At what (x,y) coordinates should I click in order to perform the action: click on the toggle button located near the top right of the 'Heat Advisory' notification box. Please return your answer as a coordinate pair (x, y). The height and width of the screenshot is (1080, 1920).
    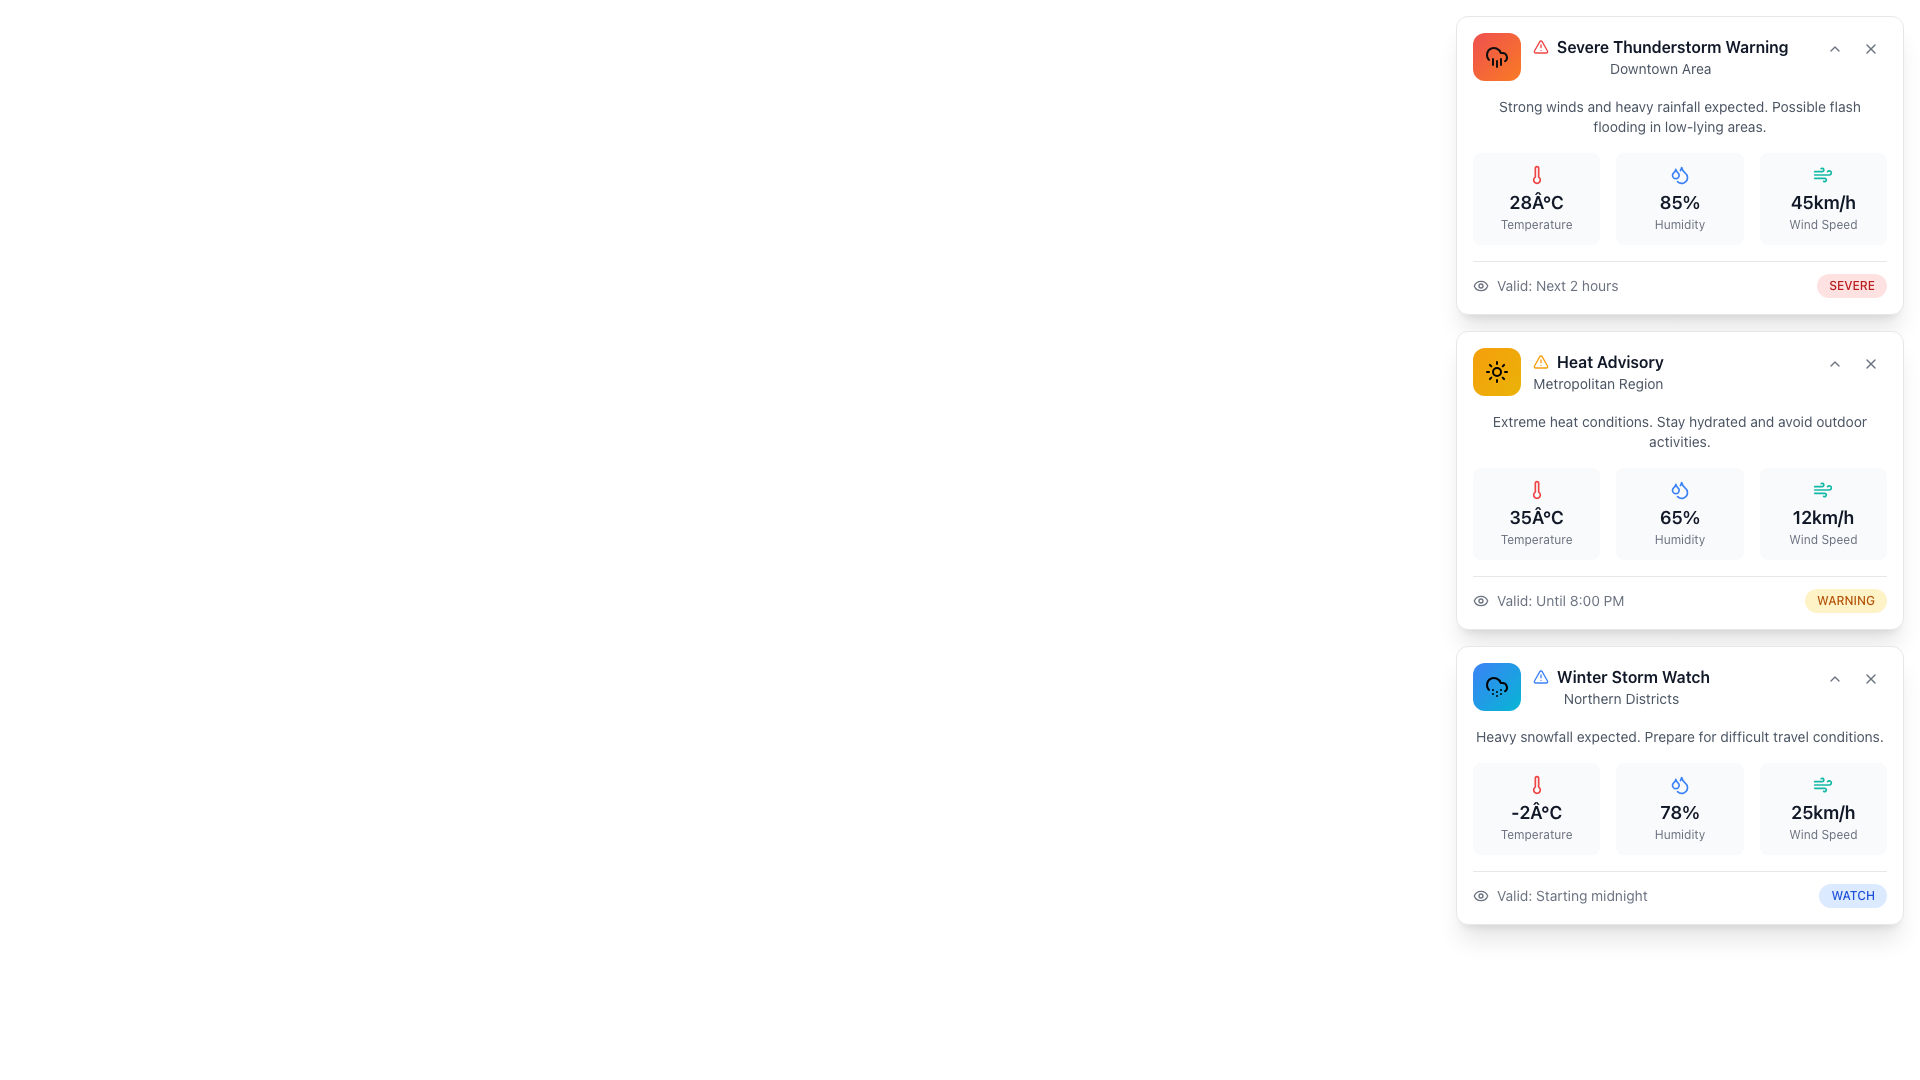
    Looking at the image, I should click on (1834, 363).